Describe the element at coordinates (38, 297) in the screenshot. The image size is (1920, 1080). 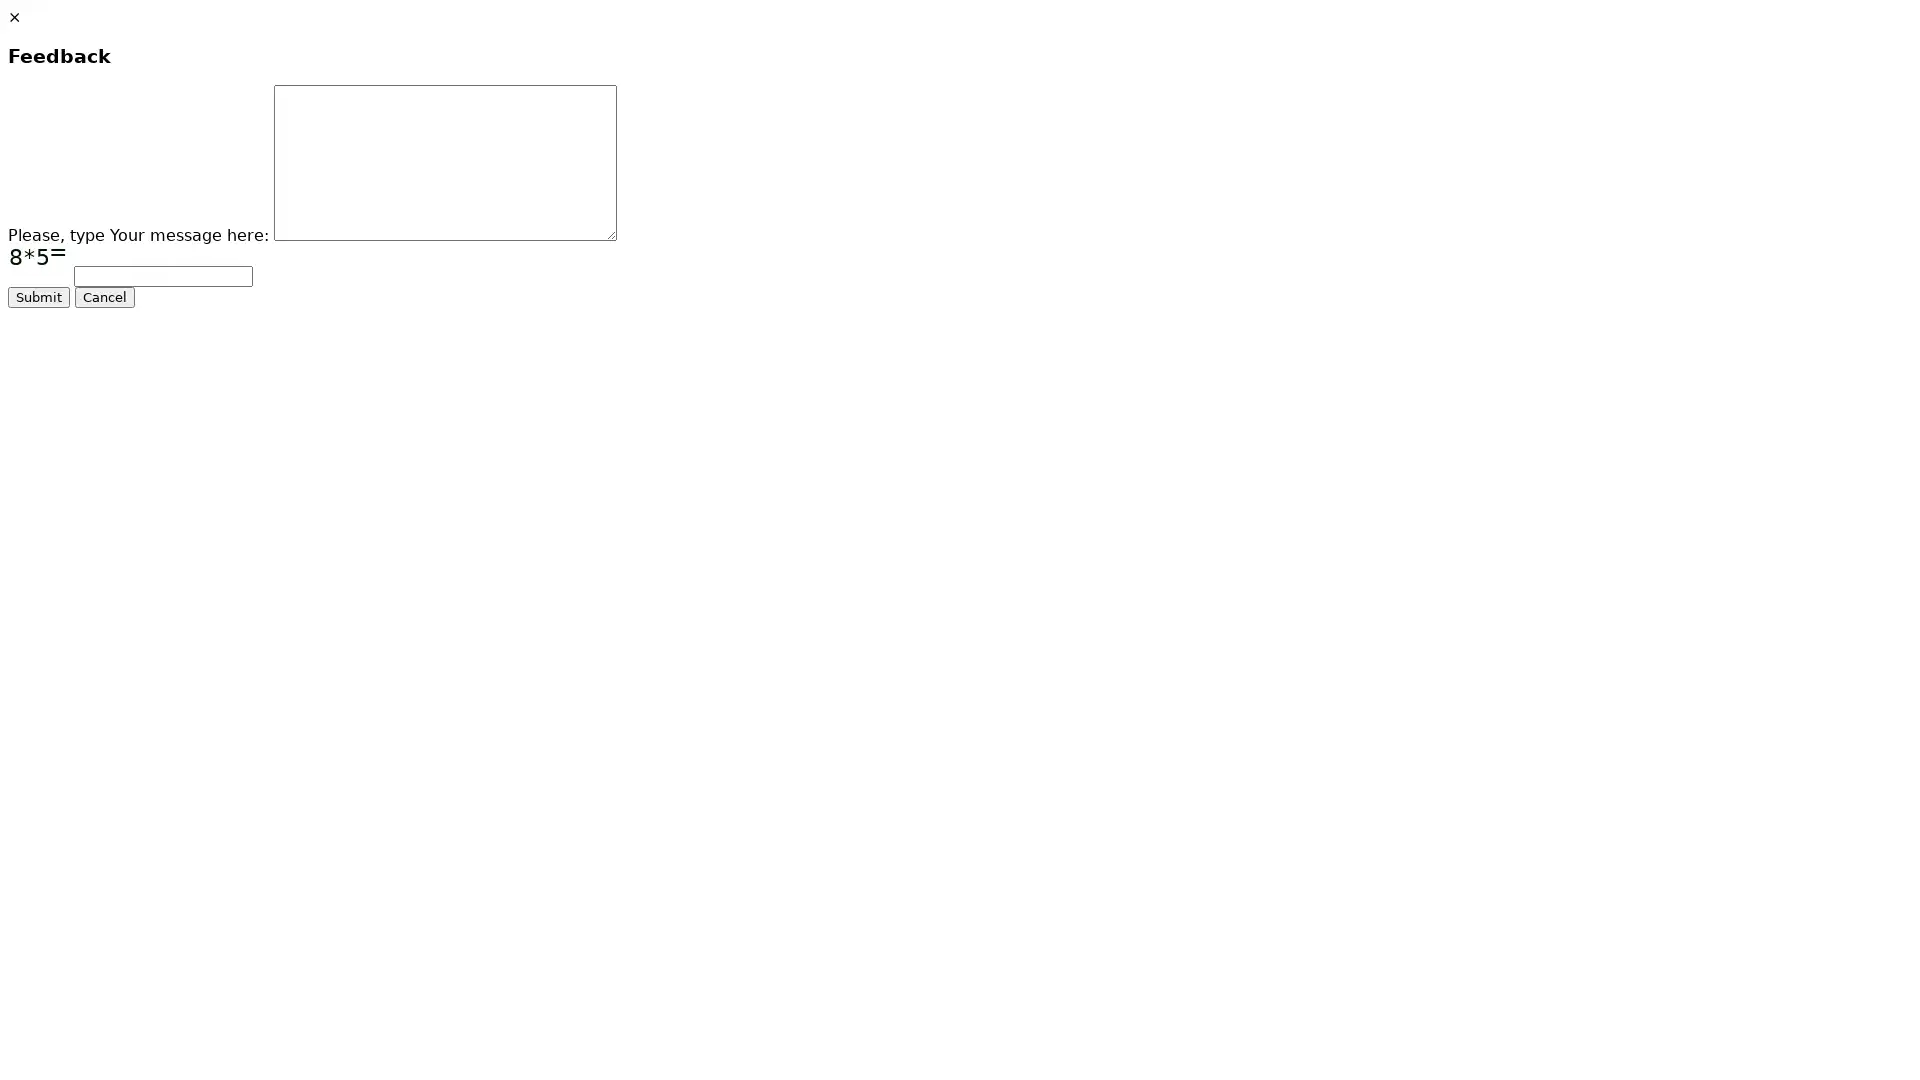
I see `Submit` at that location.